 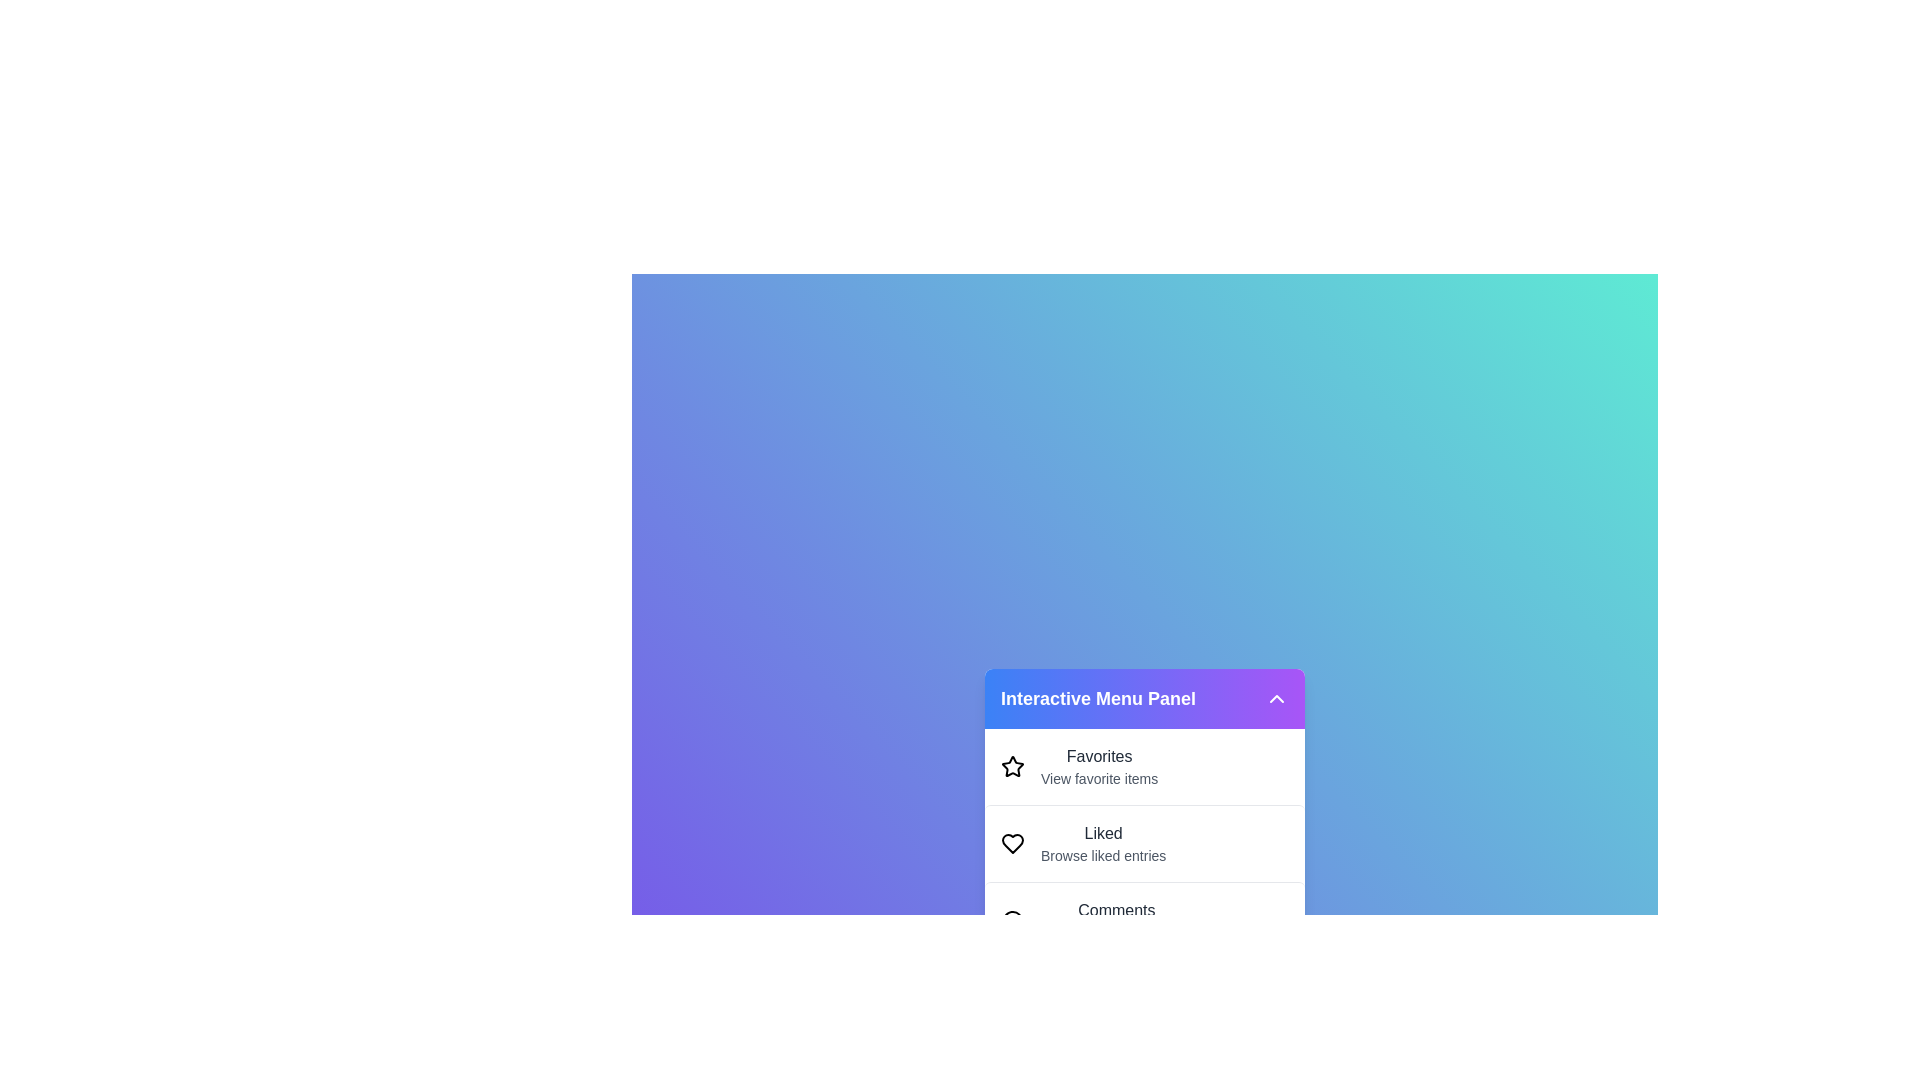 I want to click on the icon of the menu item corresponding to Liked, so click(x=1012, y=844).